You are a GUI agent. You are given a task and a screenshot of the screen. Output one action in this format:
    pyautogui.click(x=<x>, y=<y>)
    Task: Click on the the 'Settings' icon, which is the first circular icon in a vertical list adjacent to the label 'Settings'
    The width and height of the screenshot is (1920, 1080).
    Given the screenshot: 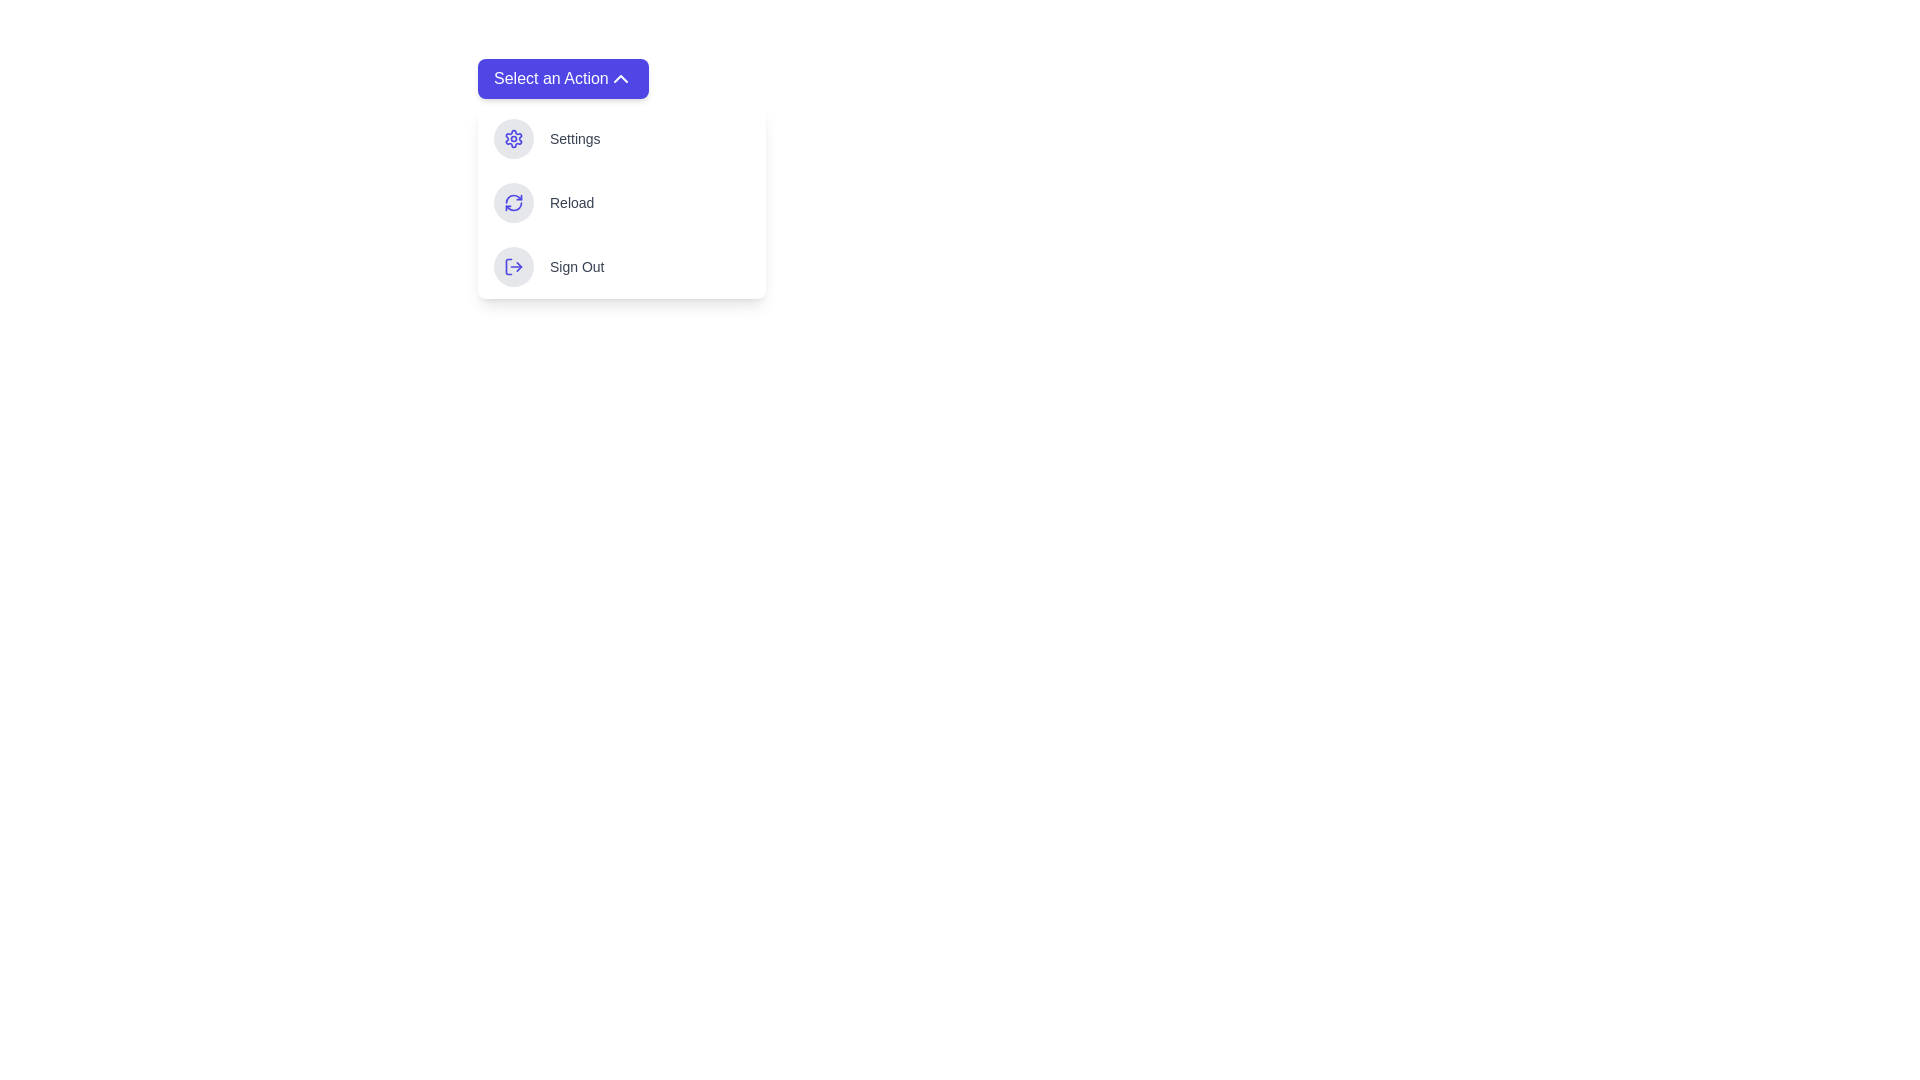 What is the action you would take?
    pyautogui.click(x=513, y=137)
    